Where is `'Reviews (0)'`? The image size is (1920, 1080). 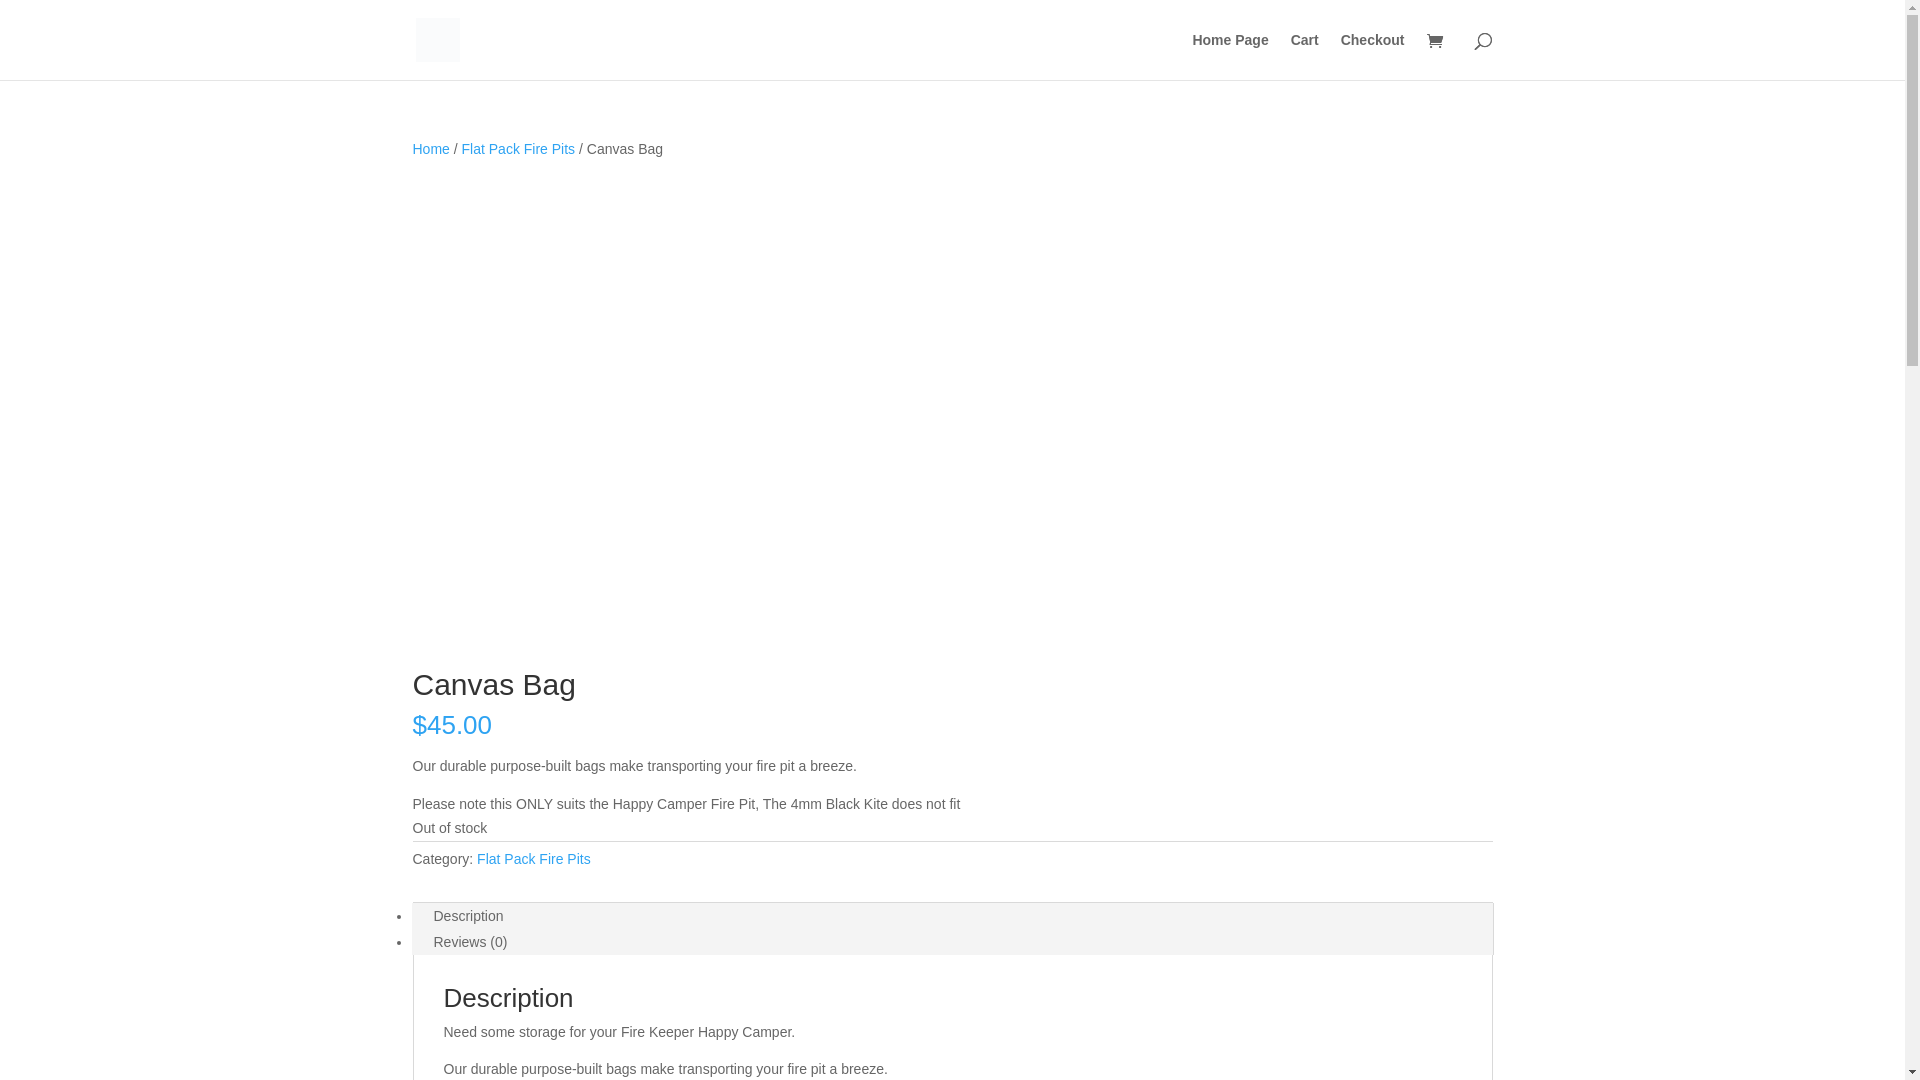 'Reviews (0)' is located at coordinates (469, 941).